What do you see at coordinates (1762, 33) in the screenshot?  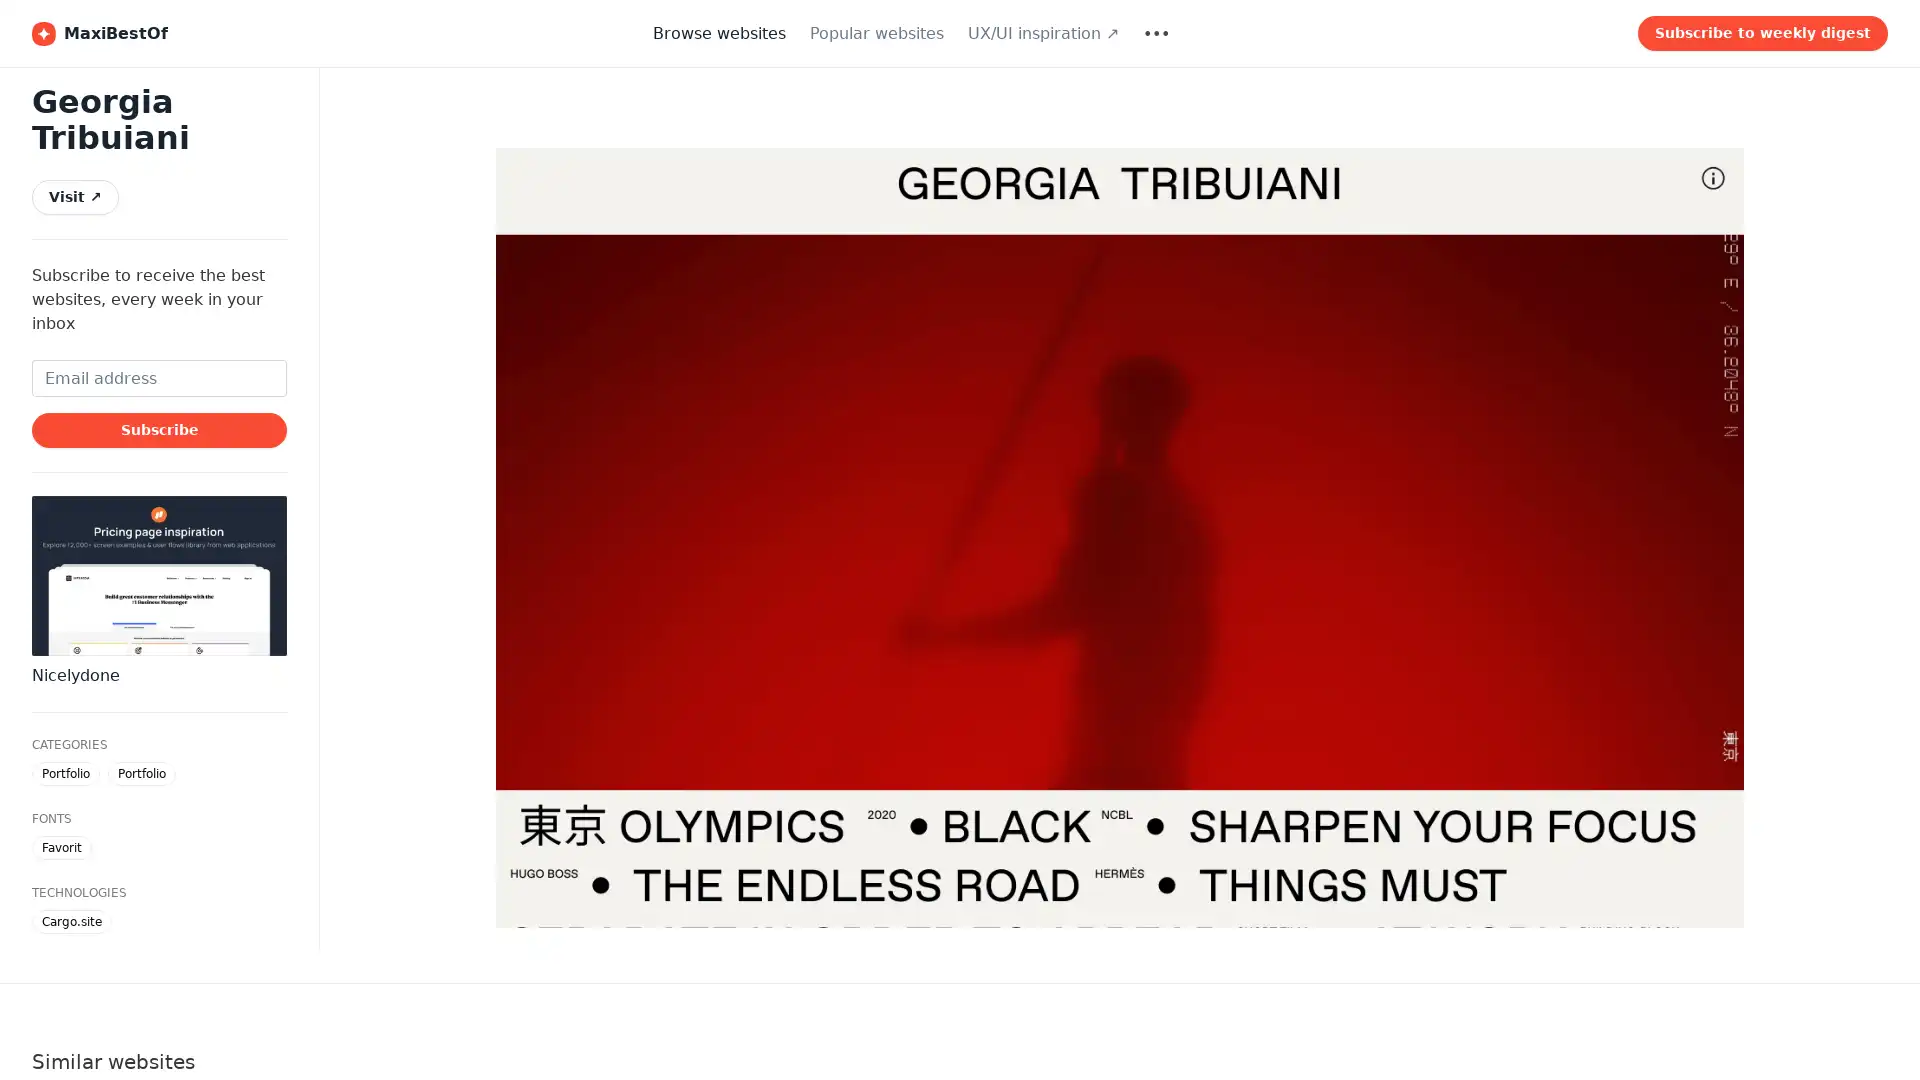 I see `Subscribe to weekly digest` at bounding box center [1762, 33].